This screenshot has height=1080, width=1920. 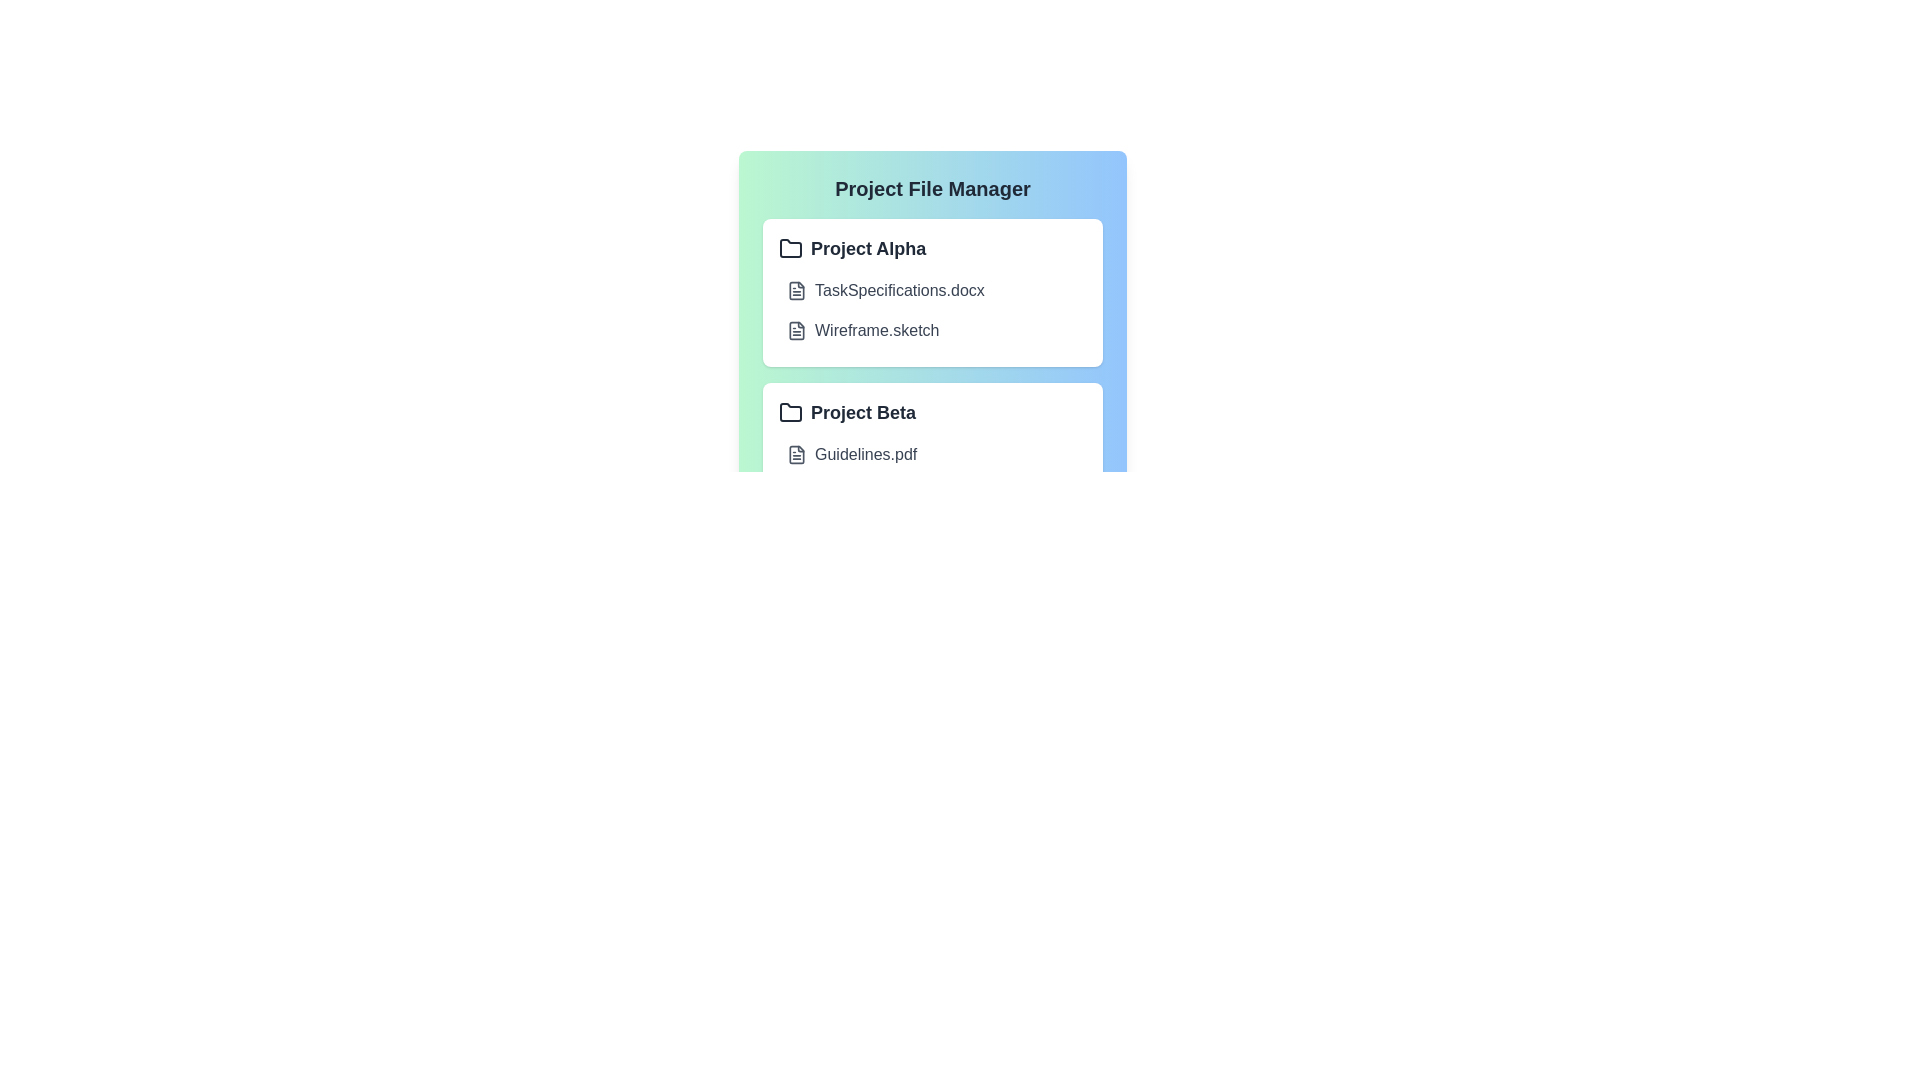 What do you see at coordinates (877, 330) in the screenshot?
I see `the file name Wireframe.sketch to open it` at bounding box center [877, 330].